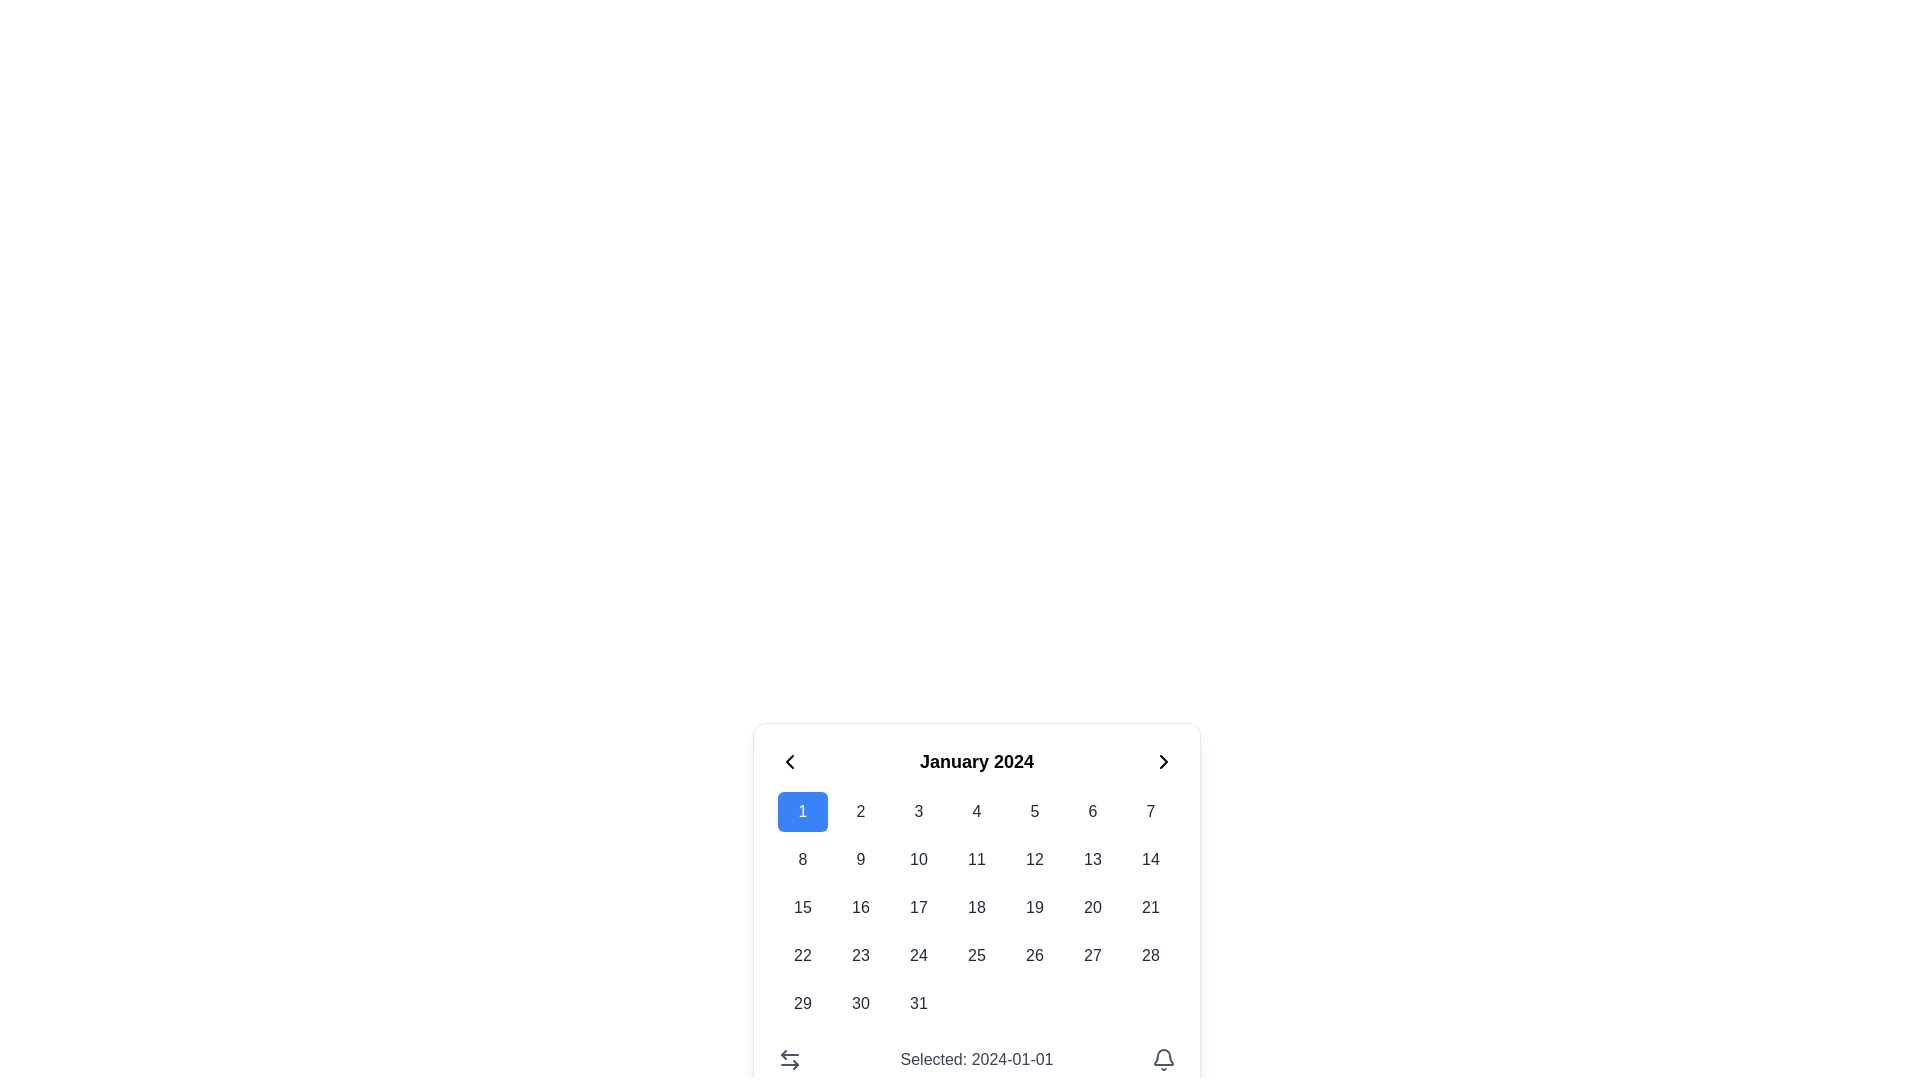 Image resolution: width=1920 pixels, height=1080 pixels. What do you see at coordinates (802, 859) in the screenshot?
I see `the calendar date cell displaying the number '8'` at bounding box center [802, 859].